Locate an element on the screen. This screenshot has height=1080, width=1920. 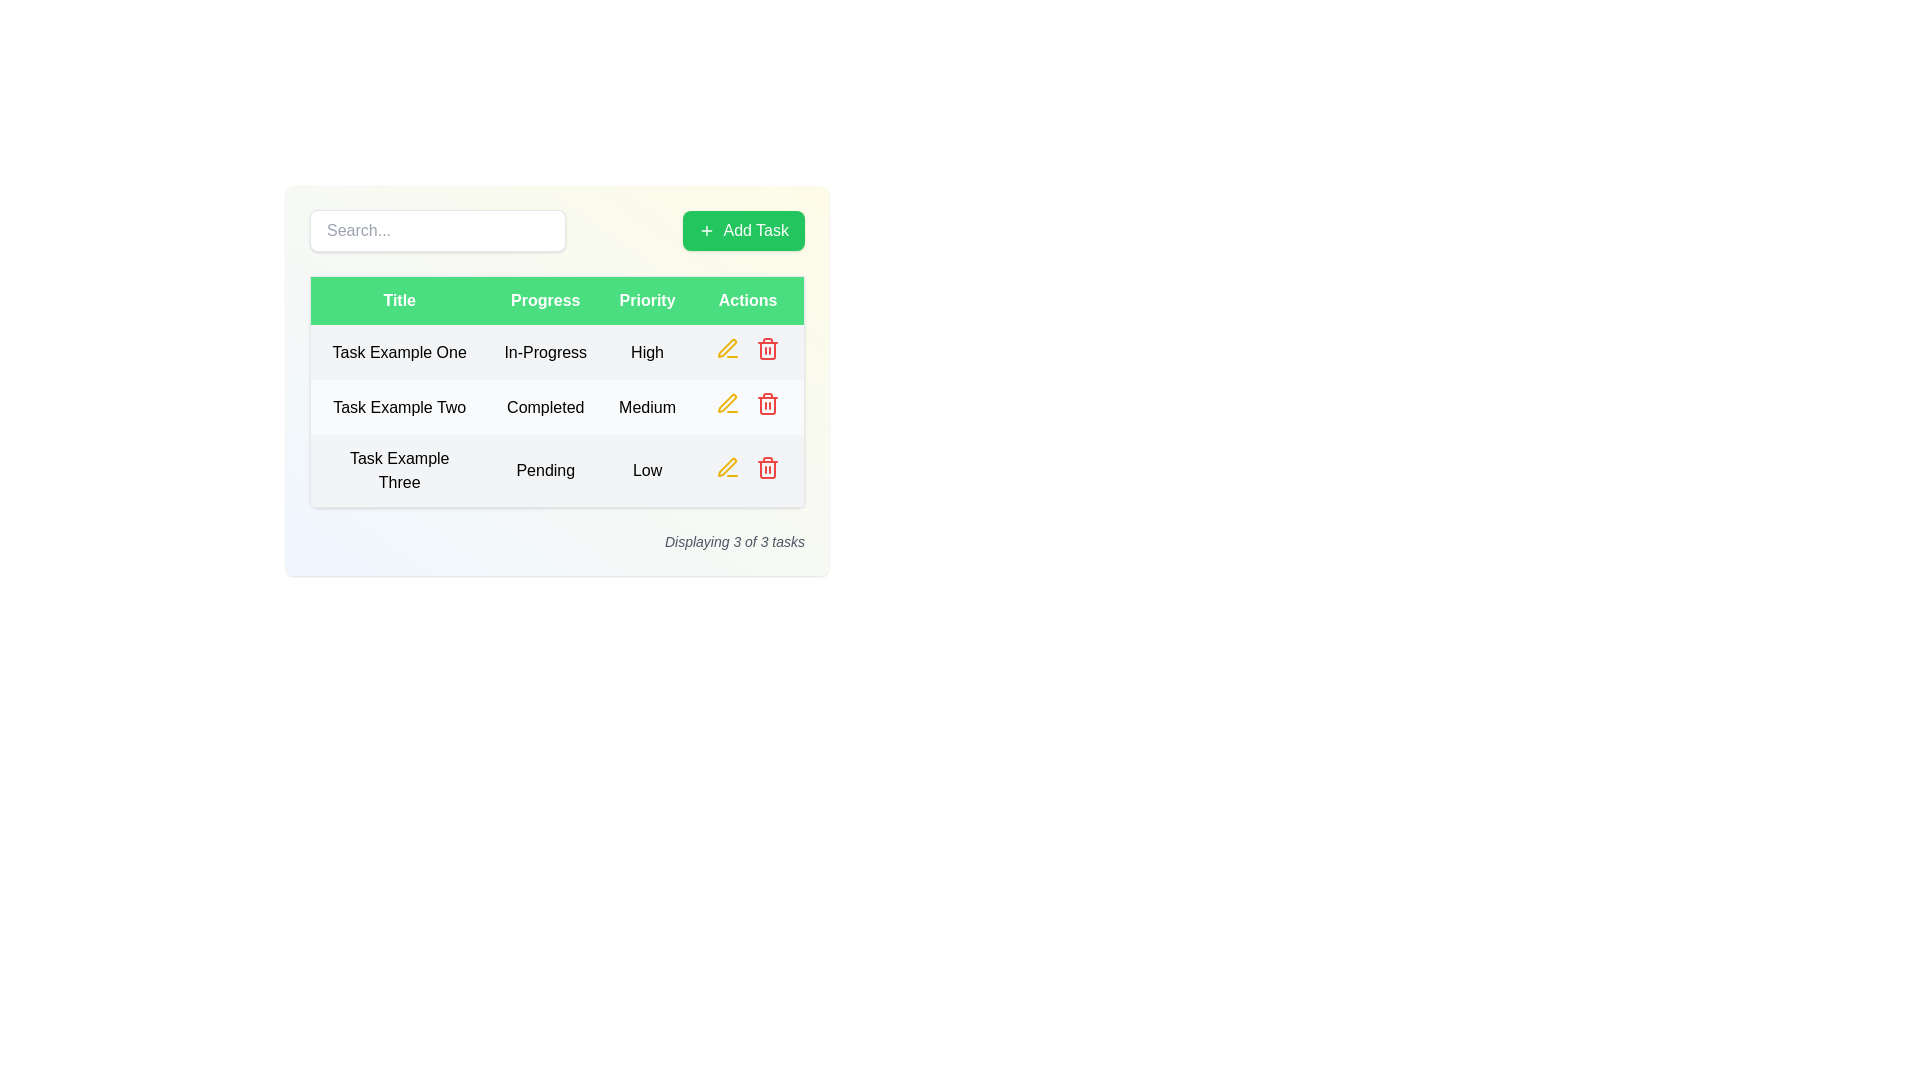
the edit action icon located in the 'Actions' column of the last row associated with 'Task Example Three', positioned on the far right of the table, preceding the trash icon is located at coordinates (726, 403).